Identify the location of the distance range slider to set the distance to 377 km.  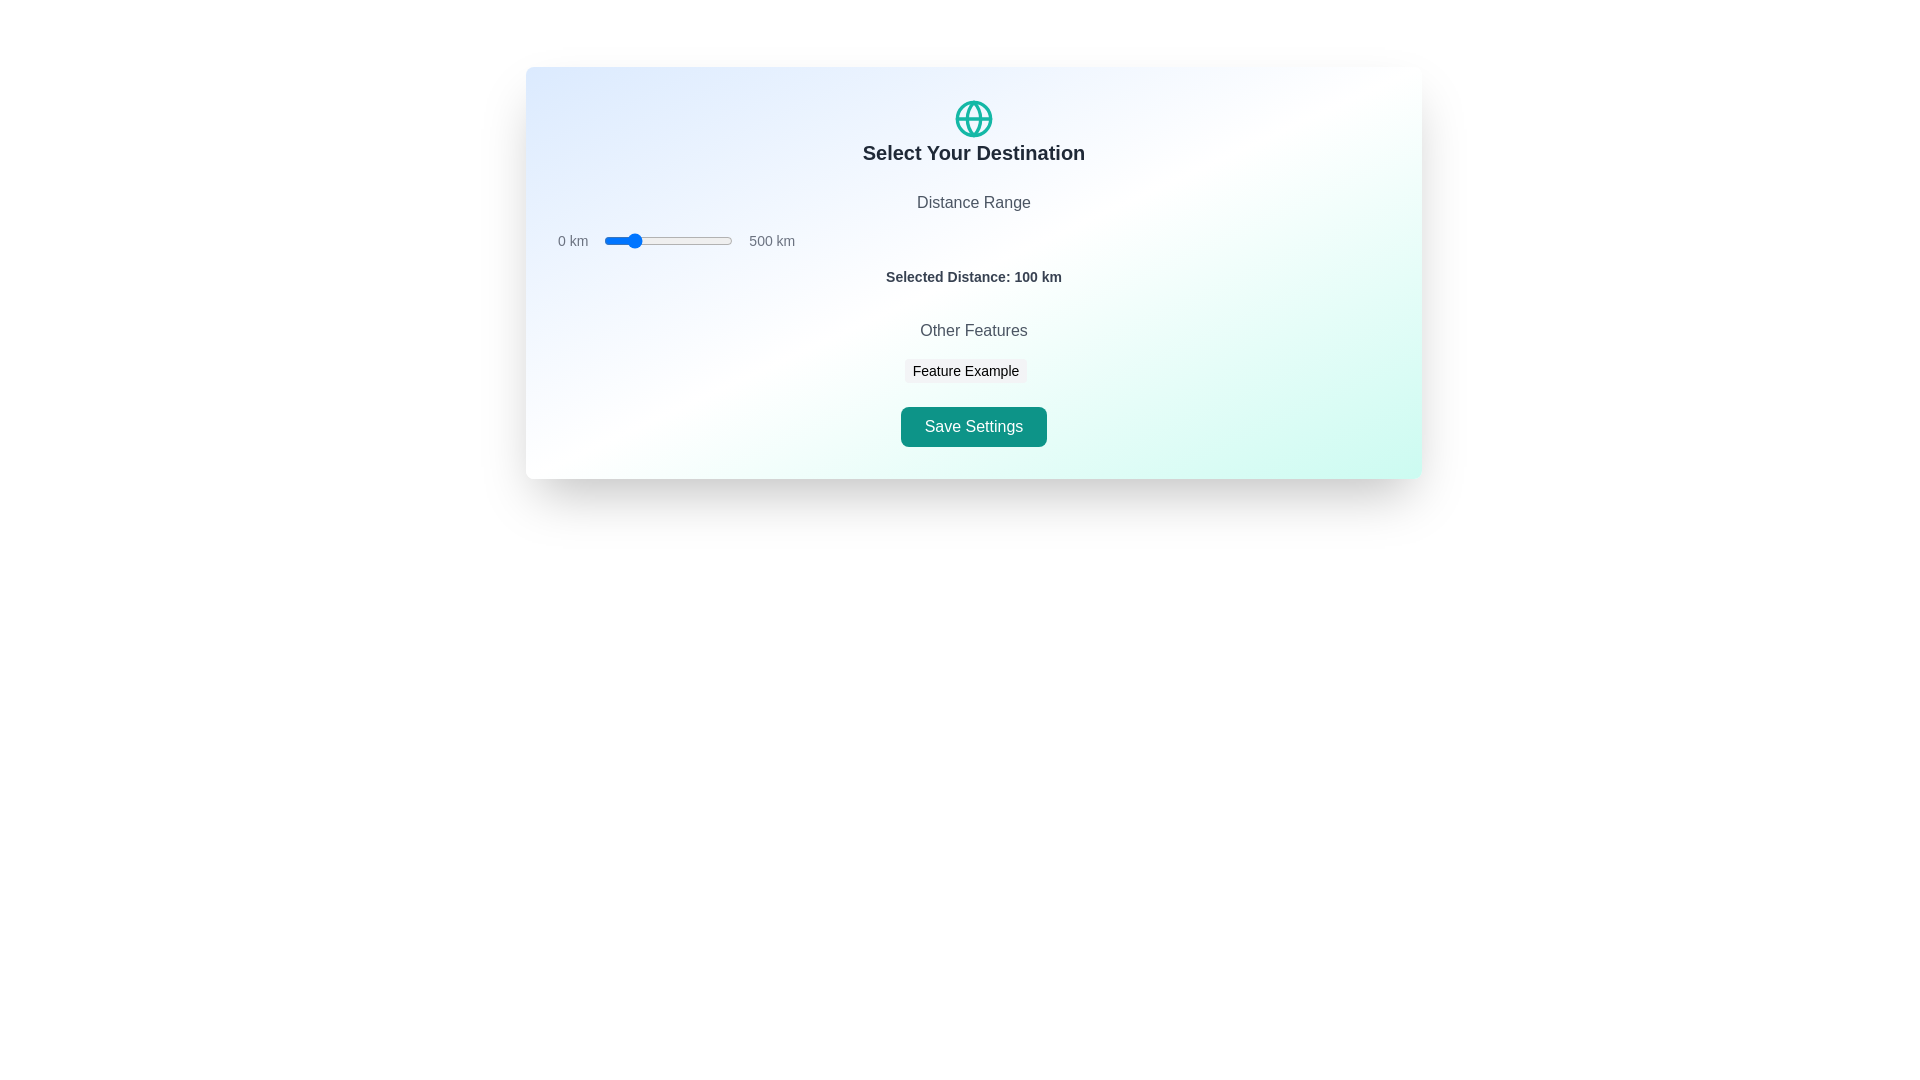
(701, 239).